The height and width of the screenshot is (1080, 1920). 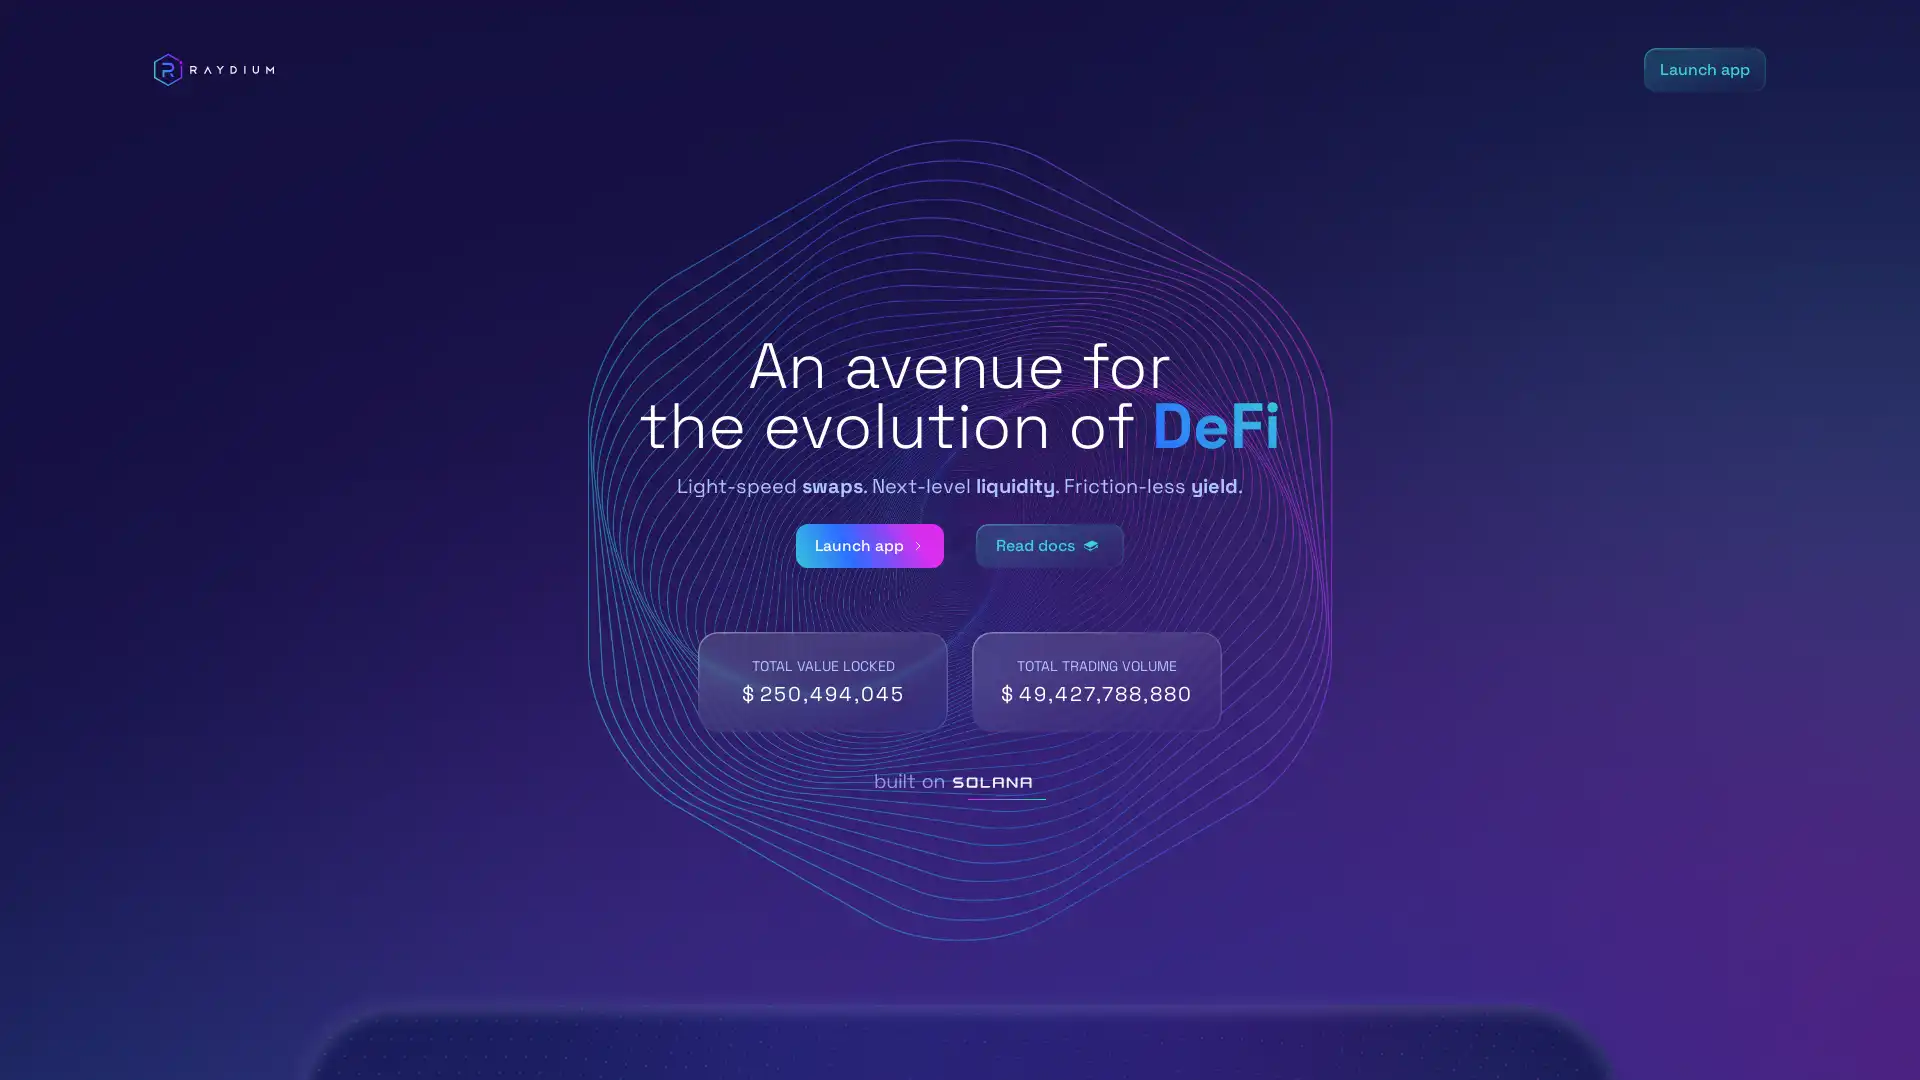 What do you see at coordinates (1050, 546) in the screenshot?
I see `Read docs gitbook` at bounding box center [1050, 546].